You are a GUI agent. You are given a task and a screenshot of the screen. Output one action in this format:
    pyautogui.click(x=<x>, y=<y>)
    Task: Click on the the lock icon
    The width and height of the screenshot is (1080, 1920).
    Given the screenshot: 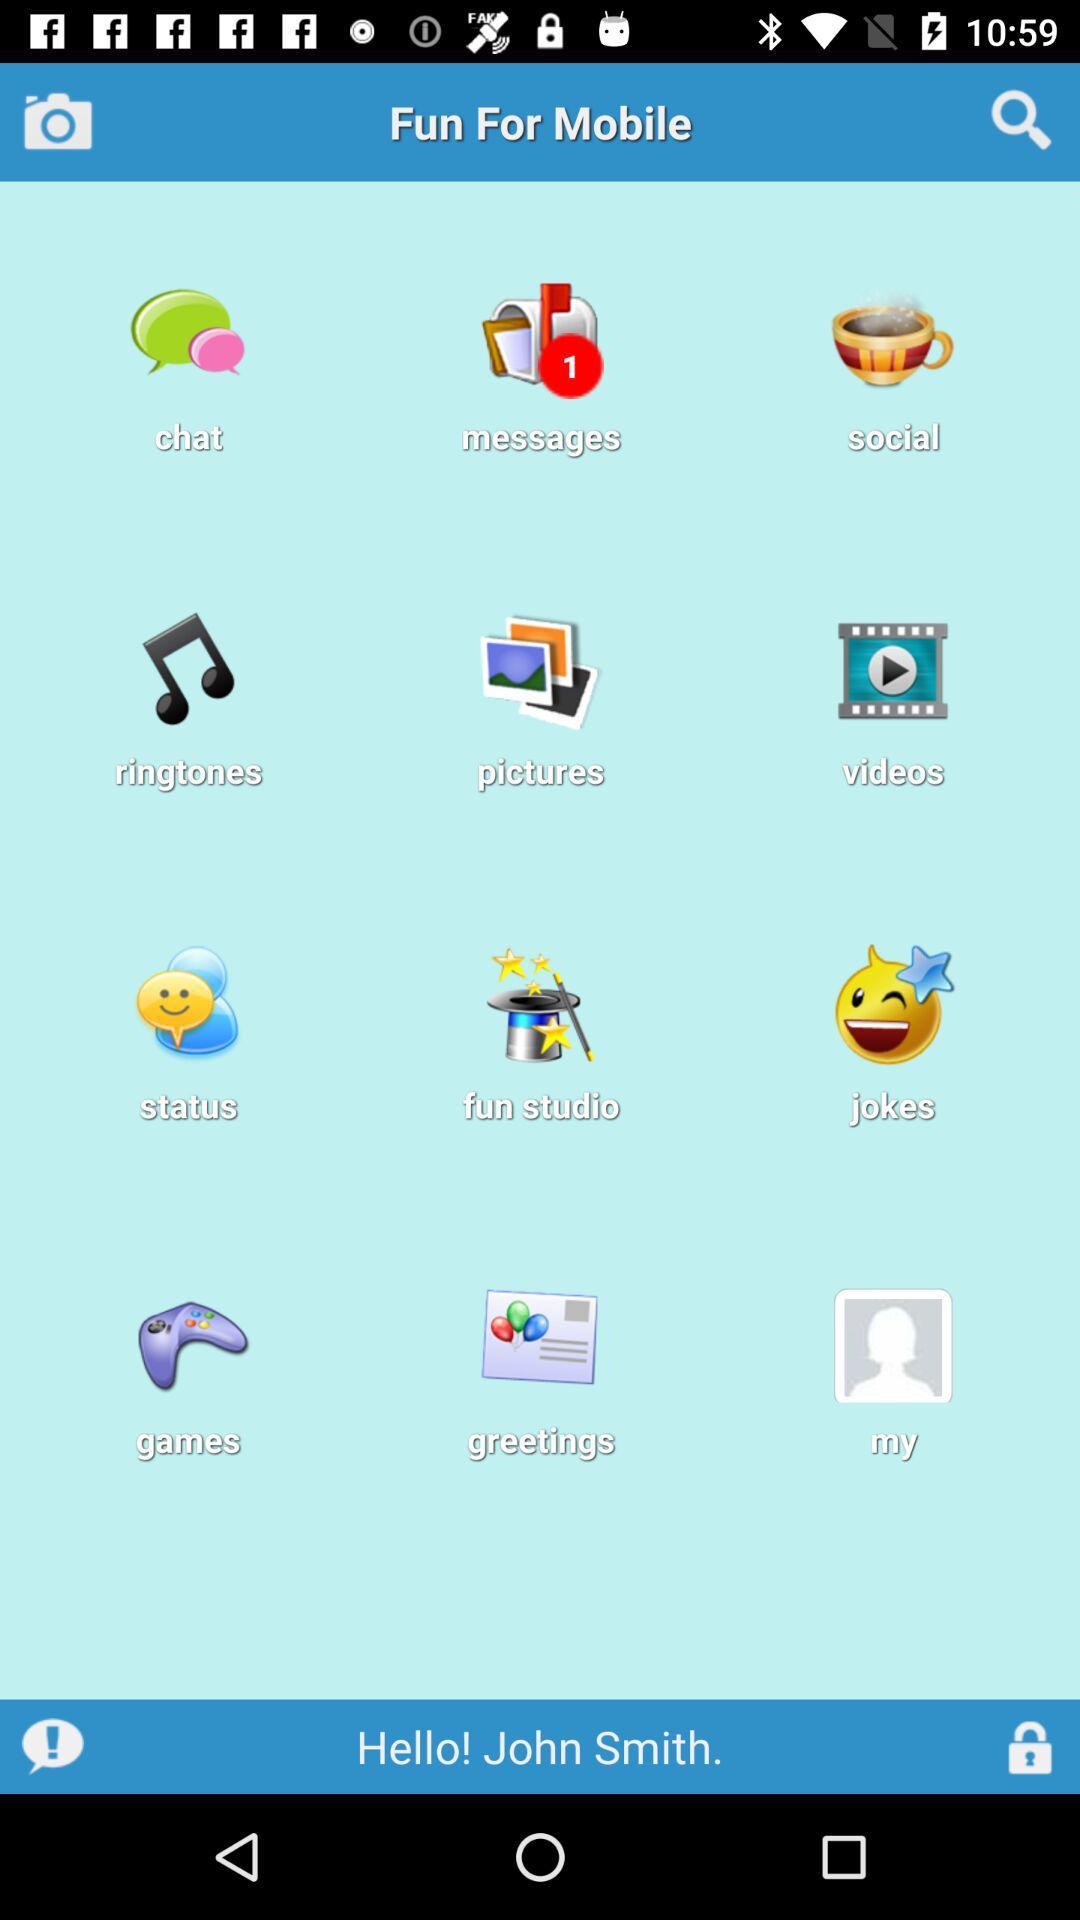 What is the action you would take?
    pyautogui.click(x=1030, y=1745)
    